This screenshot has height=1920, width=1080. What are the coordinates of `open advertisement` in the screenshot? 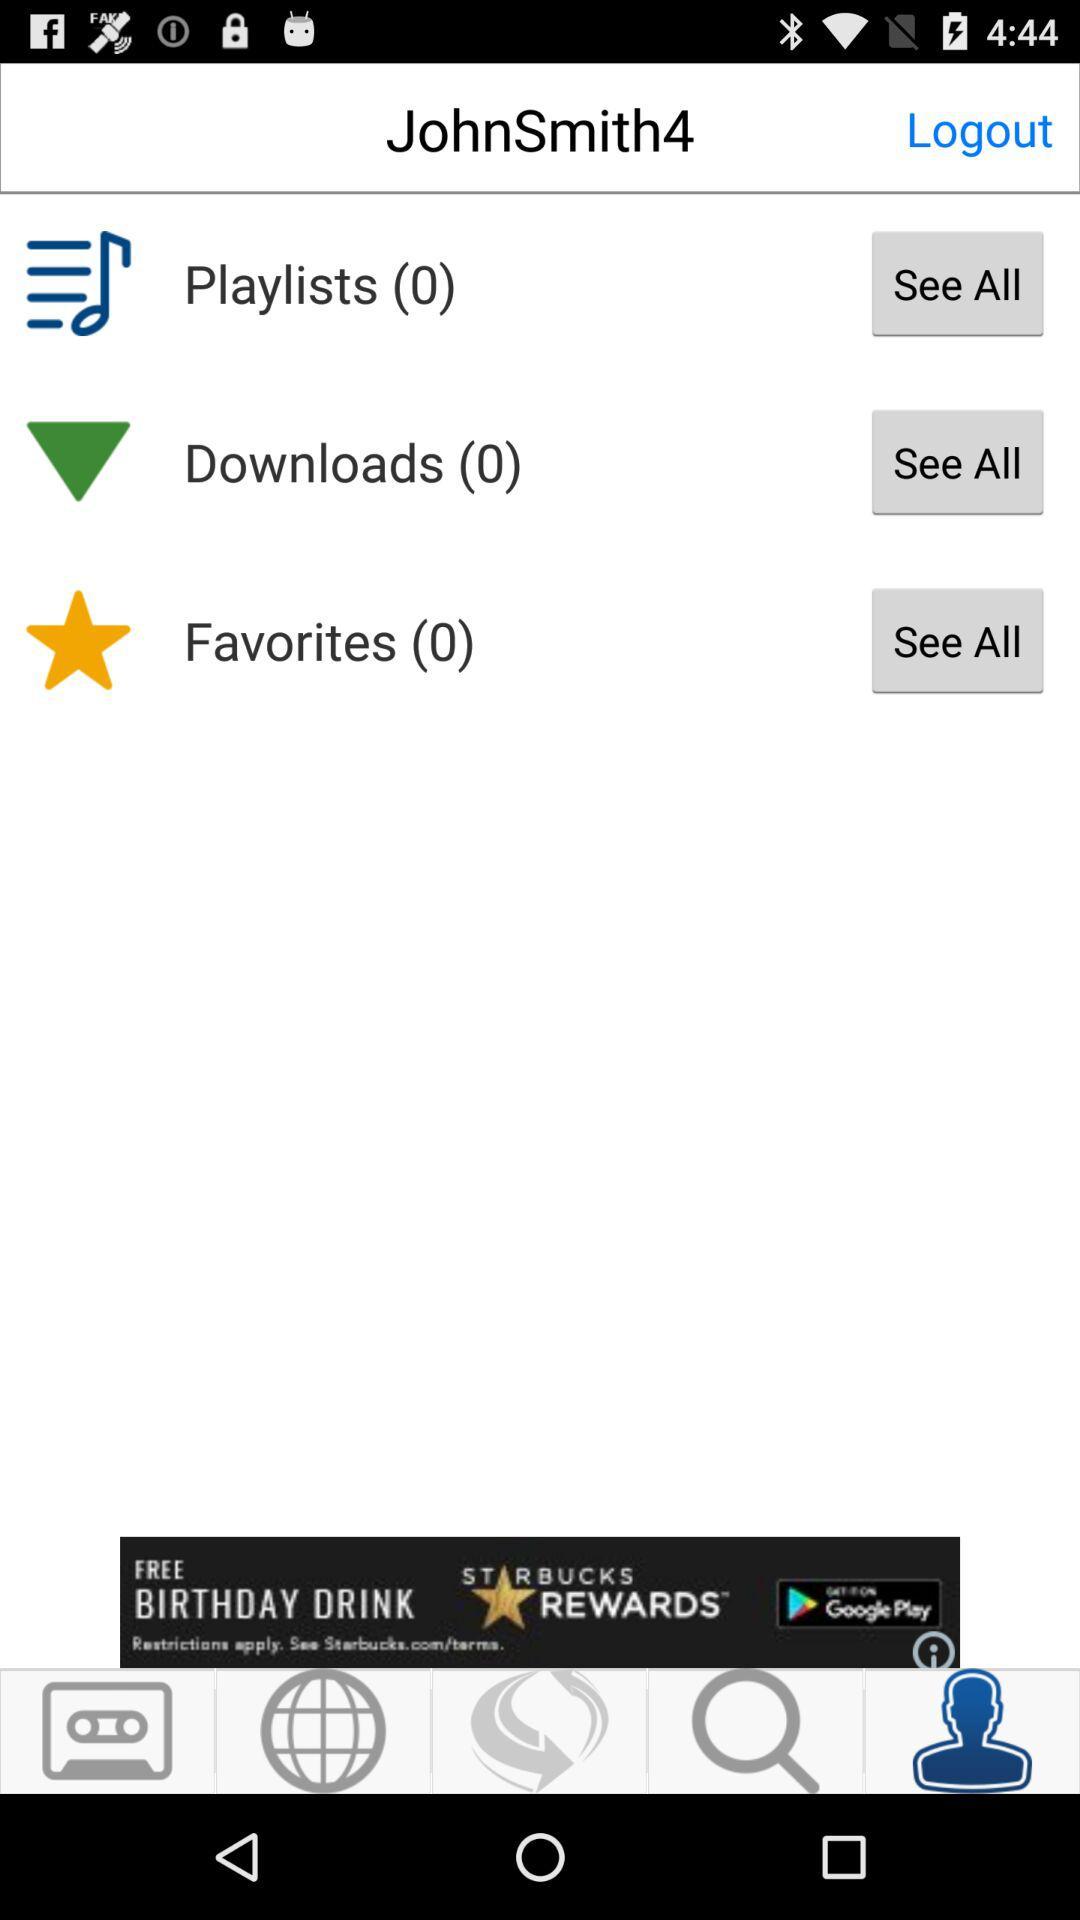 It's located at (540, 1602).